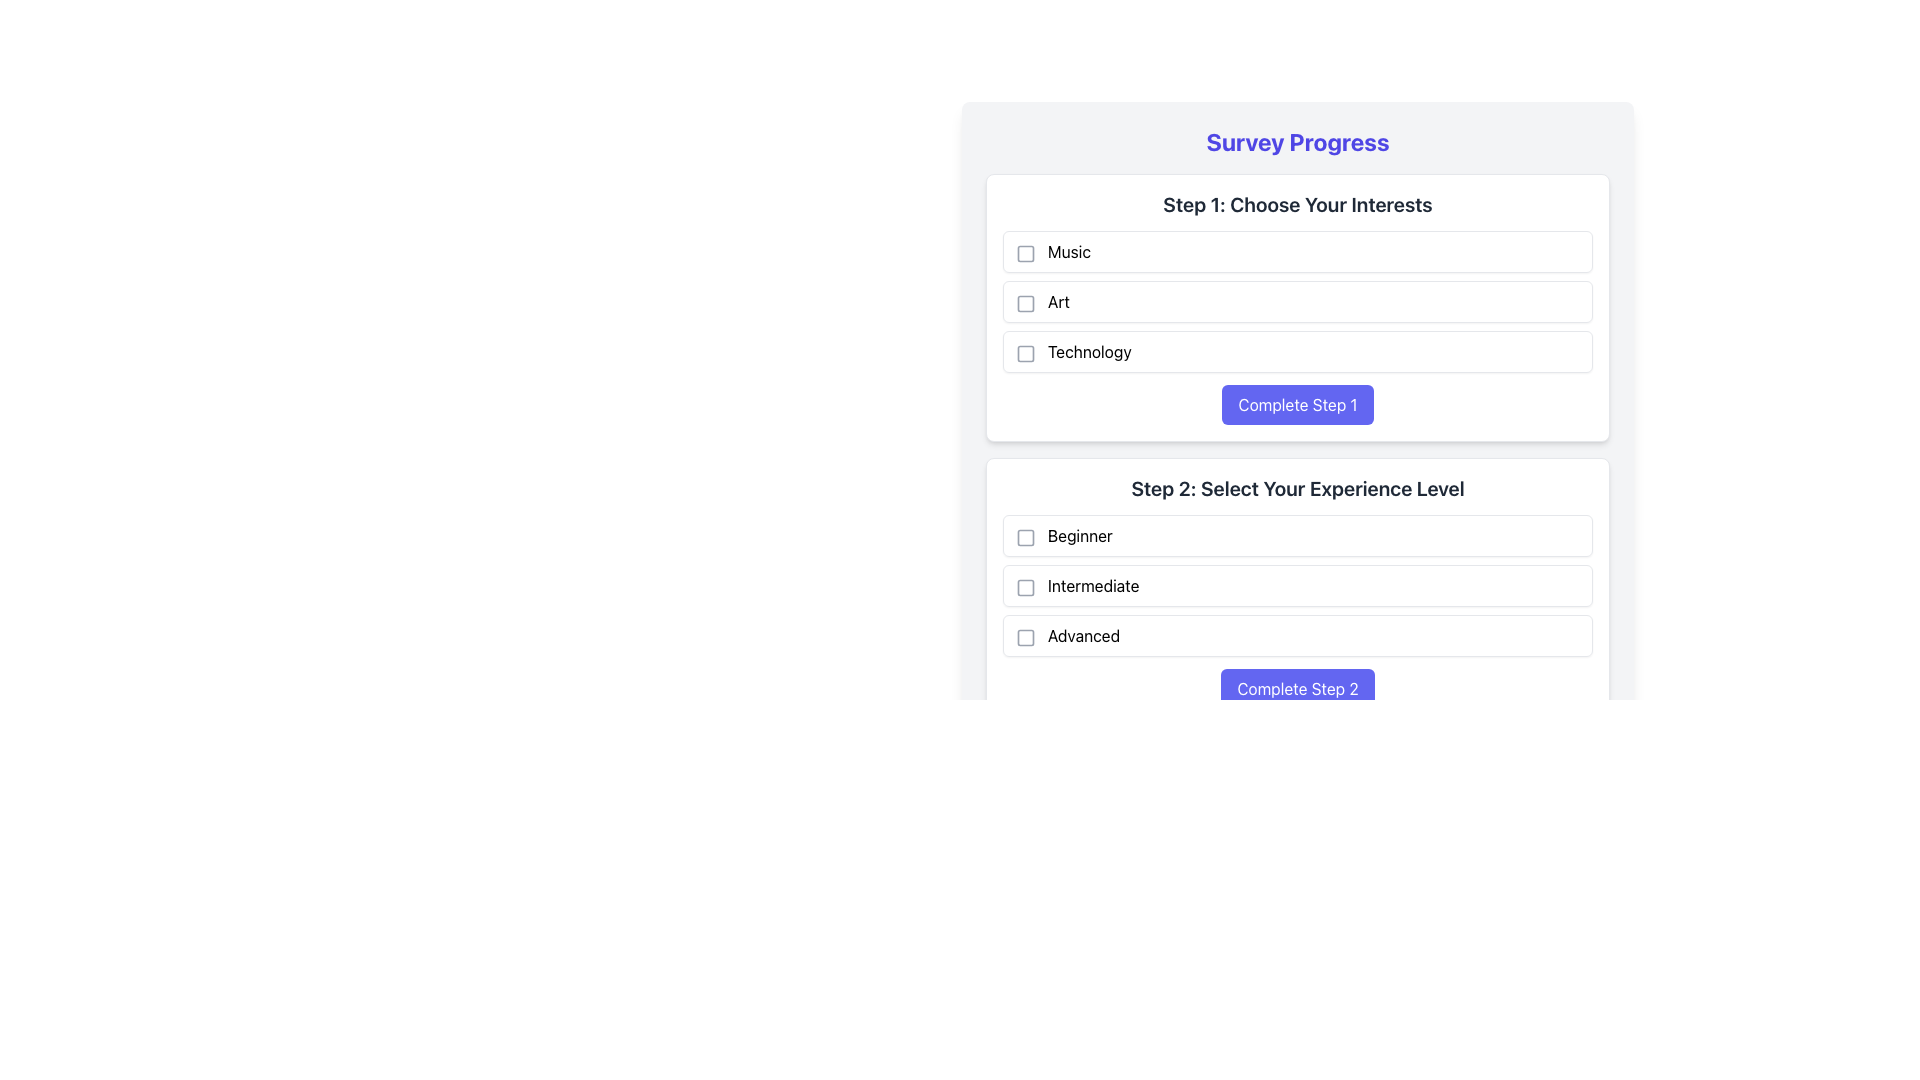  Describe the element at coordinates (1026, 252) in the screenshot. I see `the Checkbox Icon located to the left of the text 'Music' to interact with it` at that location.